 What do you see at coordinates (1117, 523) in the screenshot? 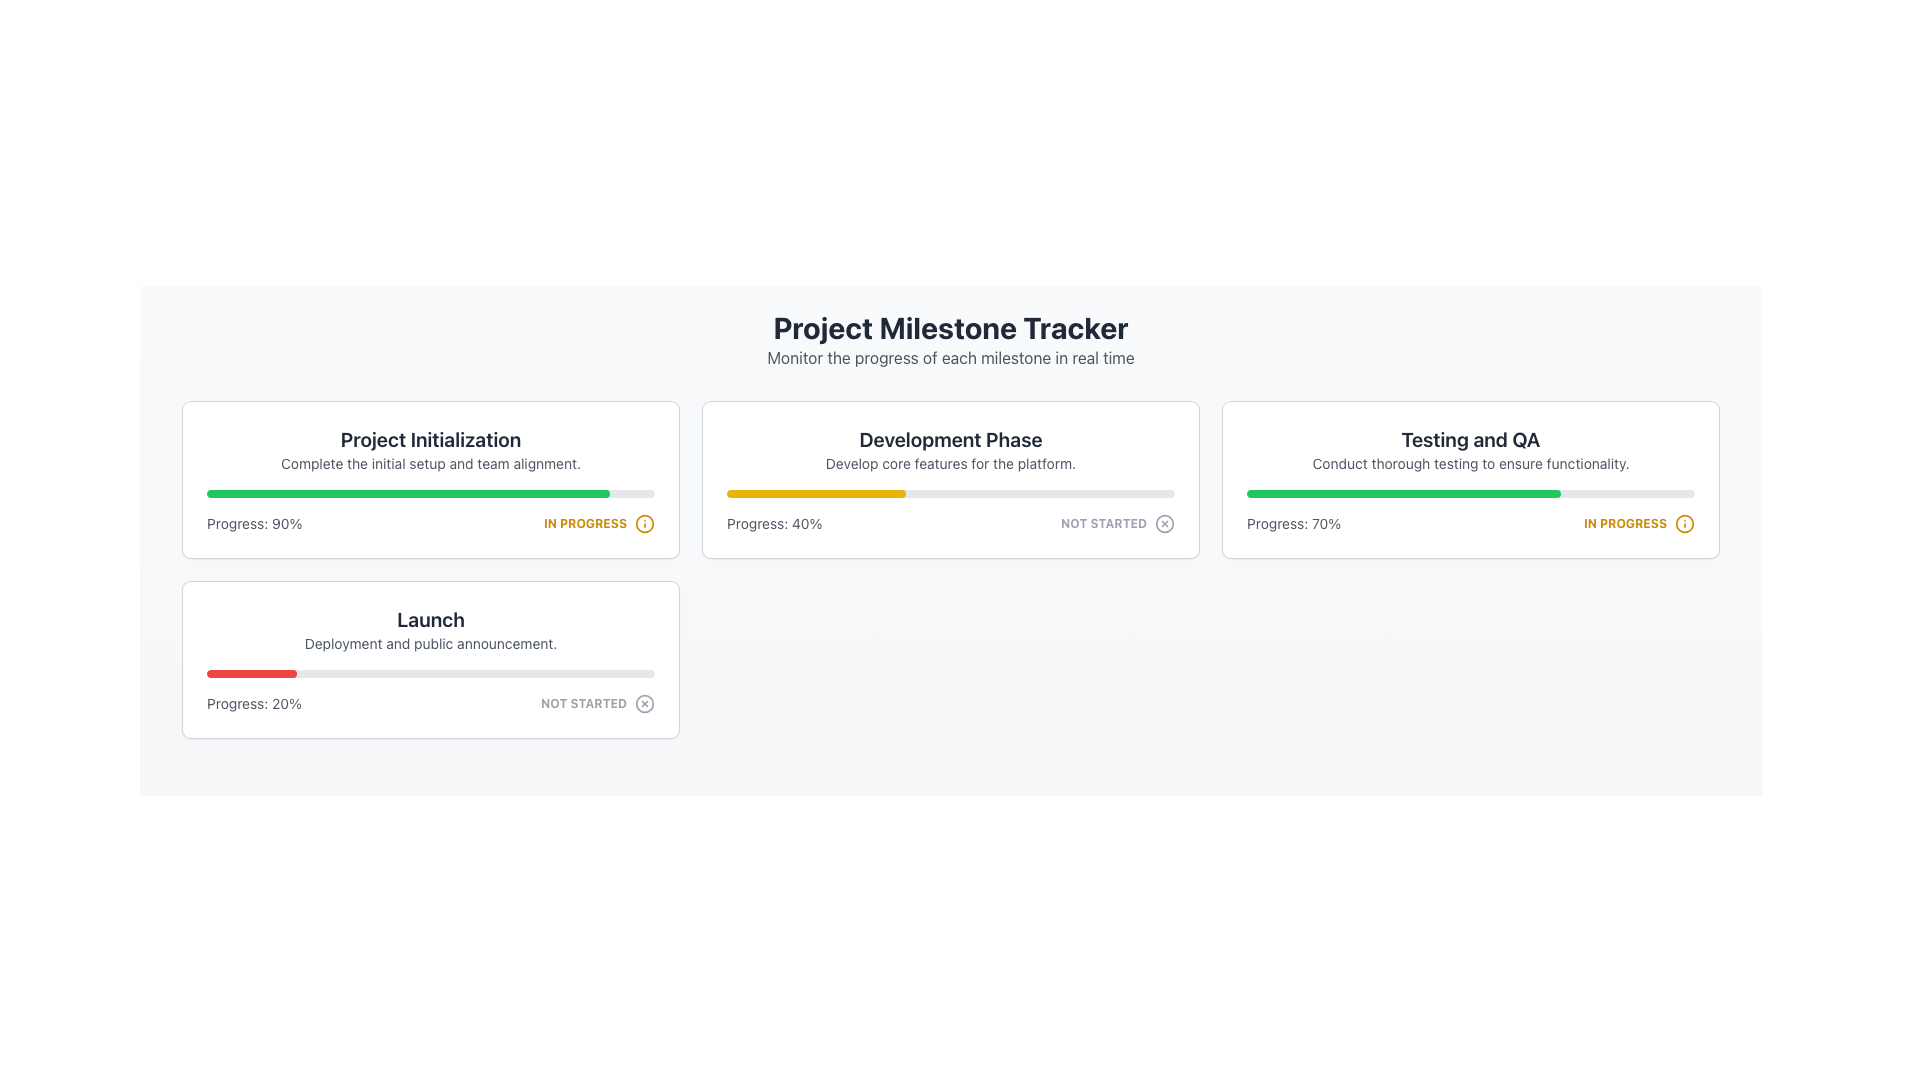
I see `the 'Not Started' status indicator badge located in the bottom-right section of the 'Development Phase' card, adjacent to the progress bar showing 'Progress: 40%'` at bounding box center [1117, 523].